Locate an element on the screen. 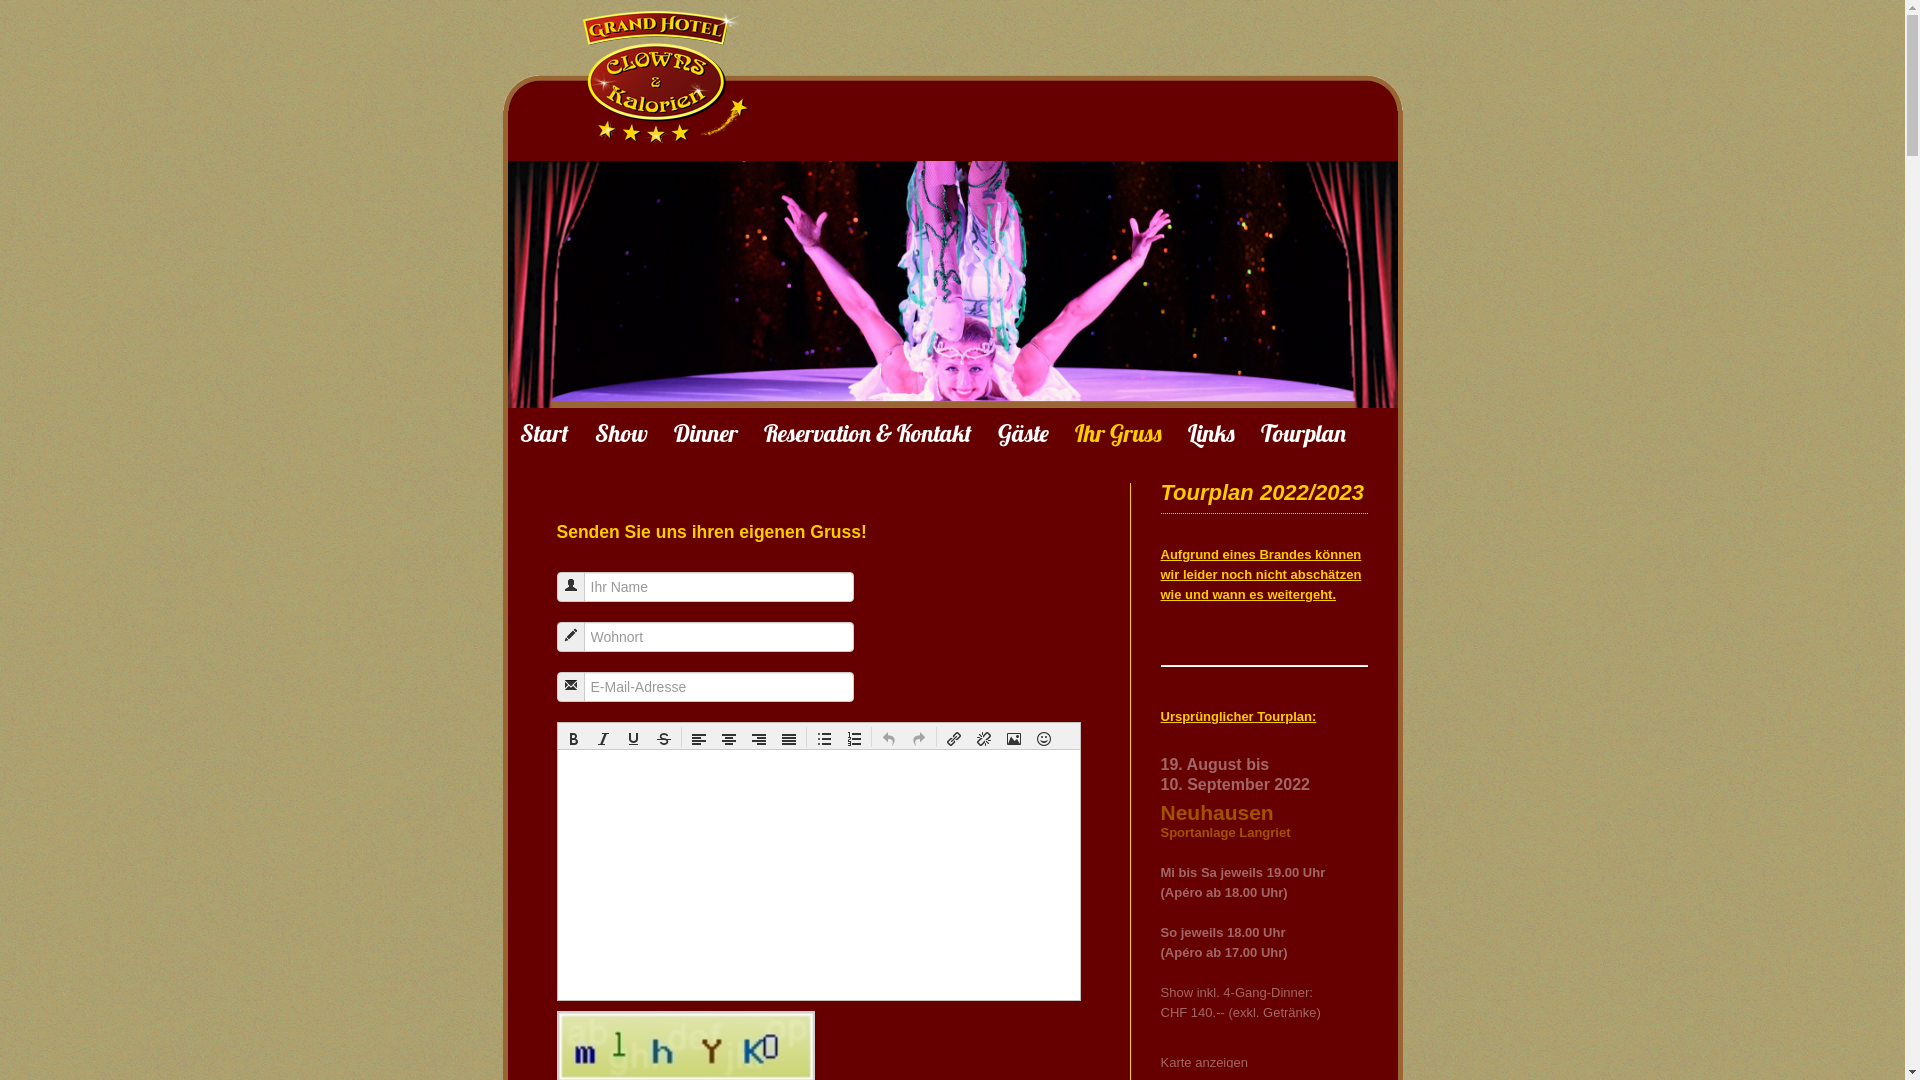  'Ihr Name' is located at coordinates (563, 585).